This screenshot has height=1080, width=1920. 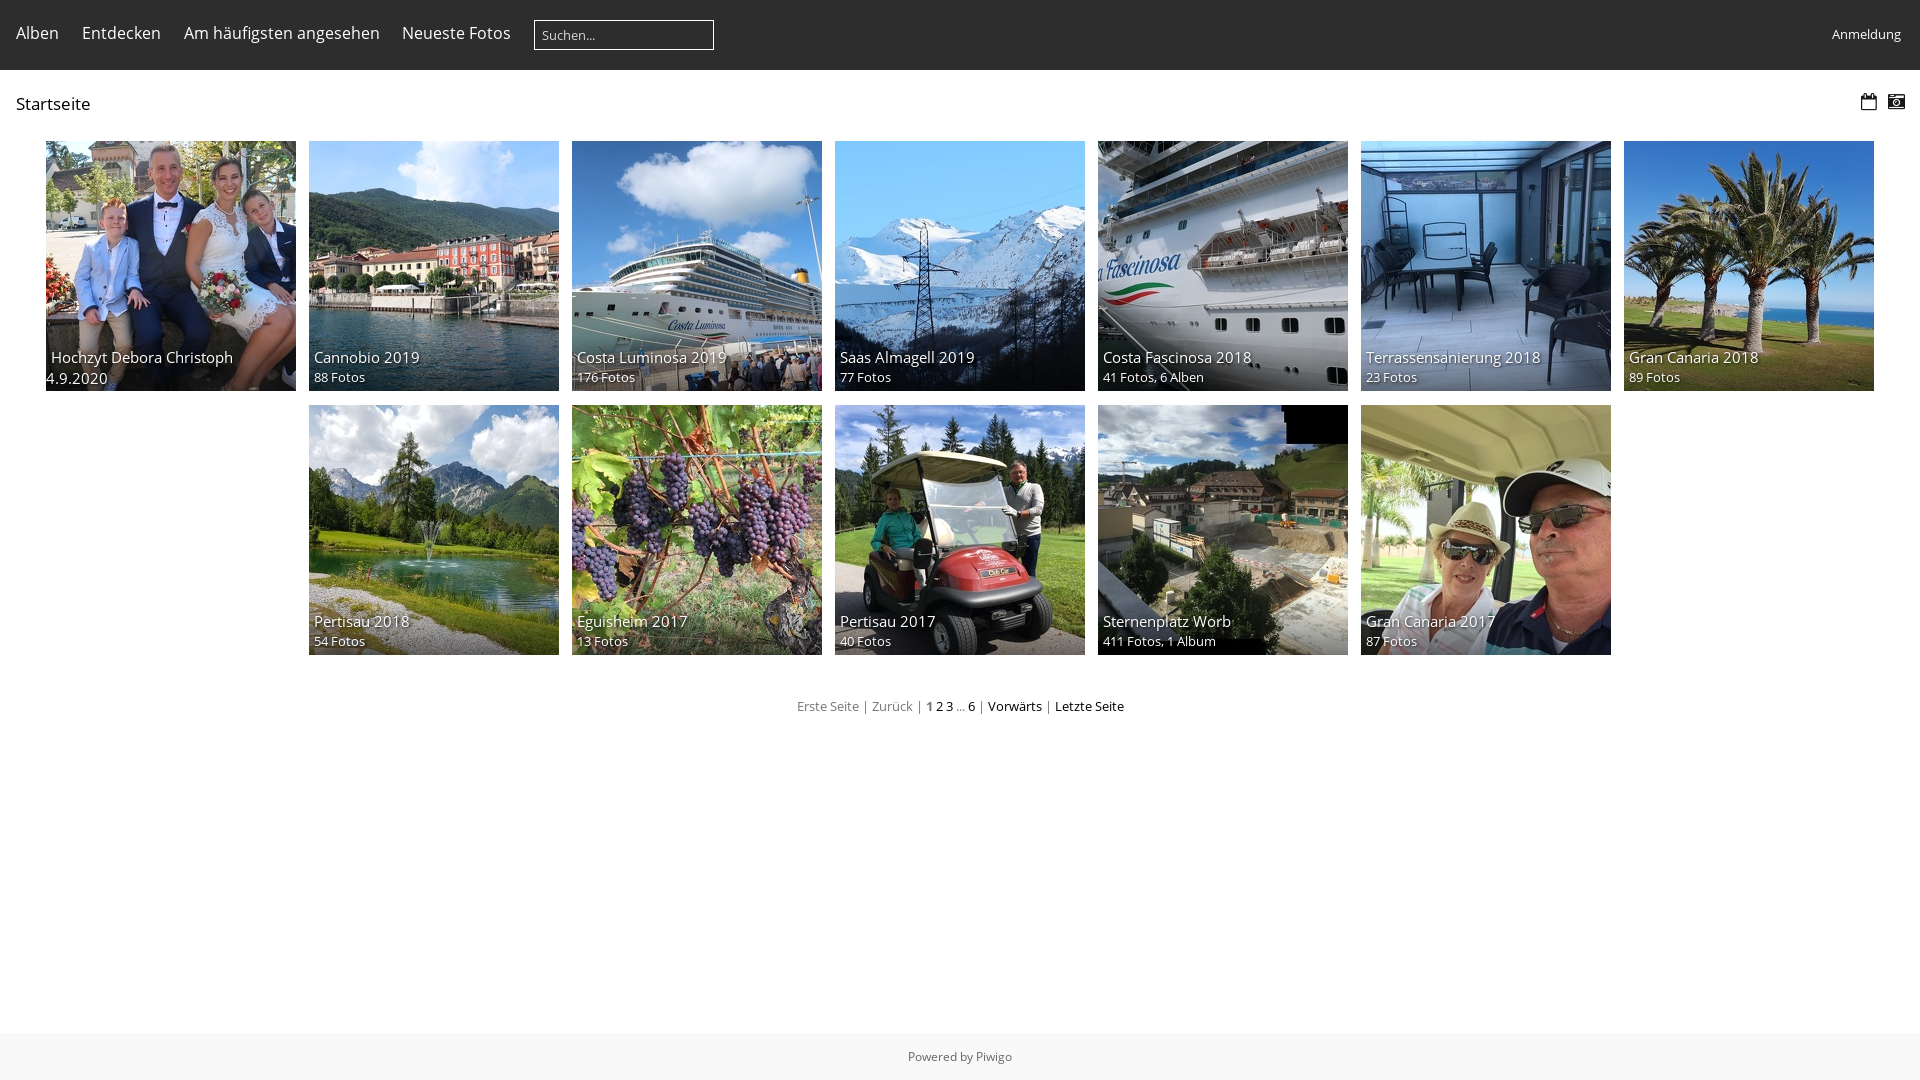 I want to click on 'Saas Almagell 2019, so click(x=835, y=265).